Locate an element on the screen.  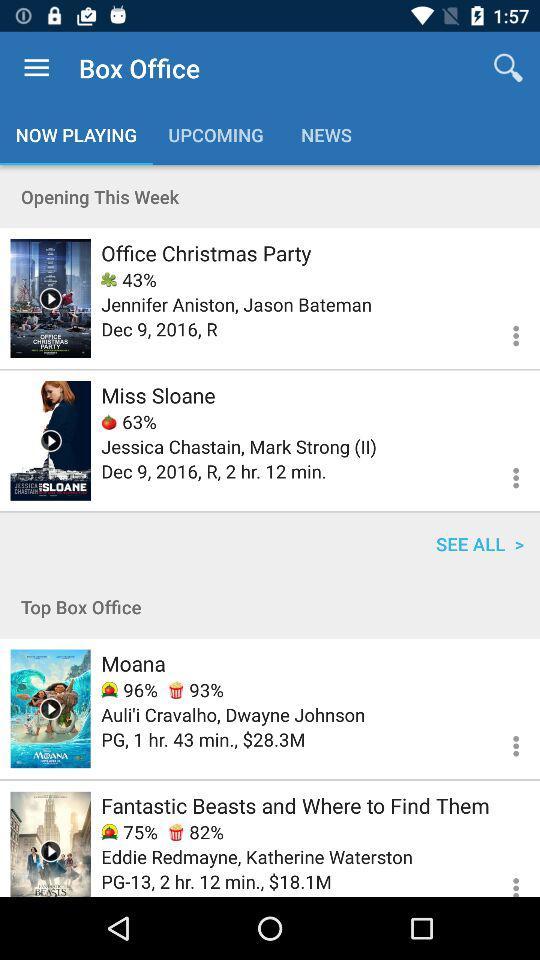
office christmas party is located at coordinates (205, 252).